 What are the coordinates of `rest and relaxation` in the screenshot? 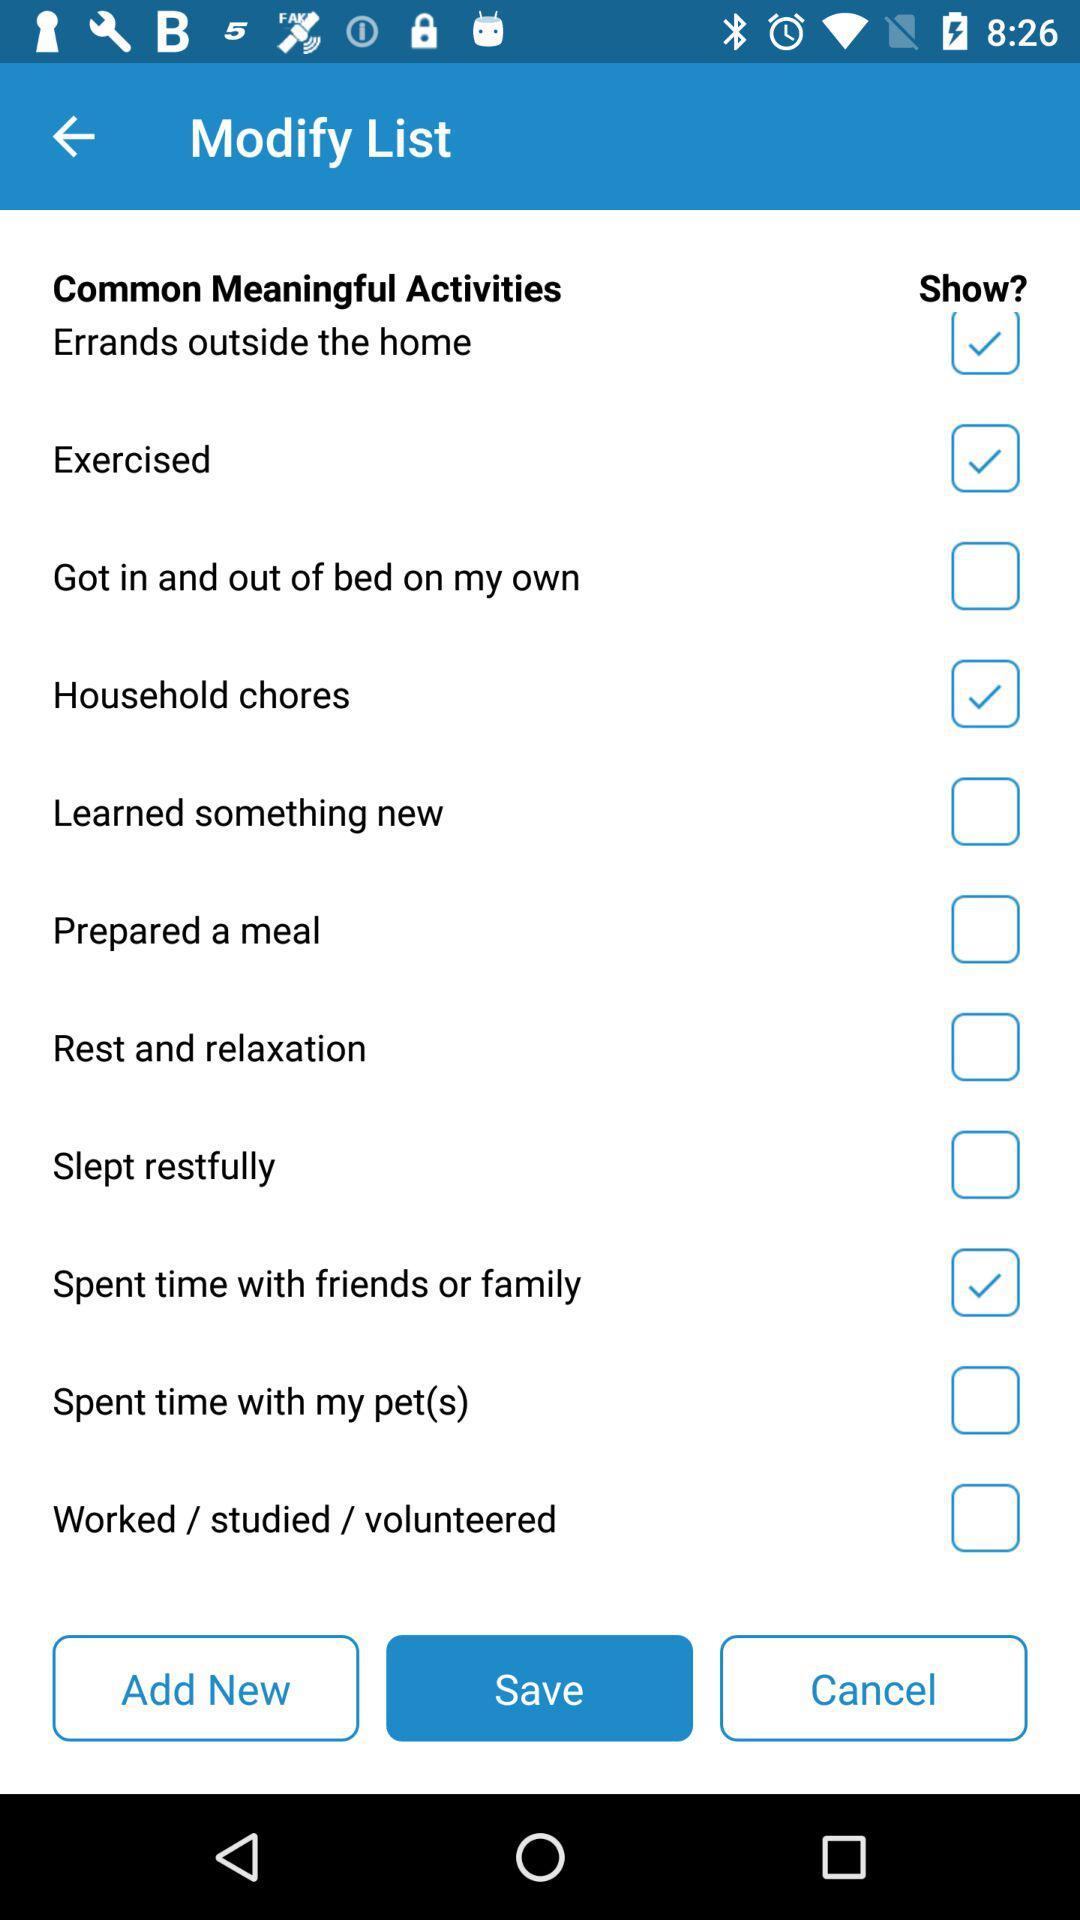 It's located at (984, 1045).